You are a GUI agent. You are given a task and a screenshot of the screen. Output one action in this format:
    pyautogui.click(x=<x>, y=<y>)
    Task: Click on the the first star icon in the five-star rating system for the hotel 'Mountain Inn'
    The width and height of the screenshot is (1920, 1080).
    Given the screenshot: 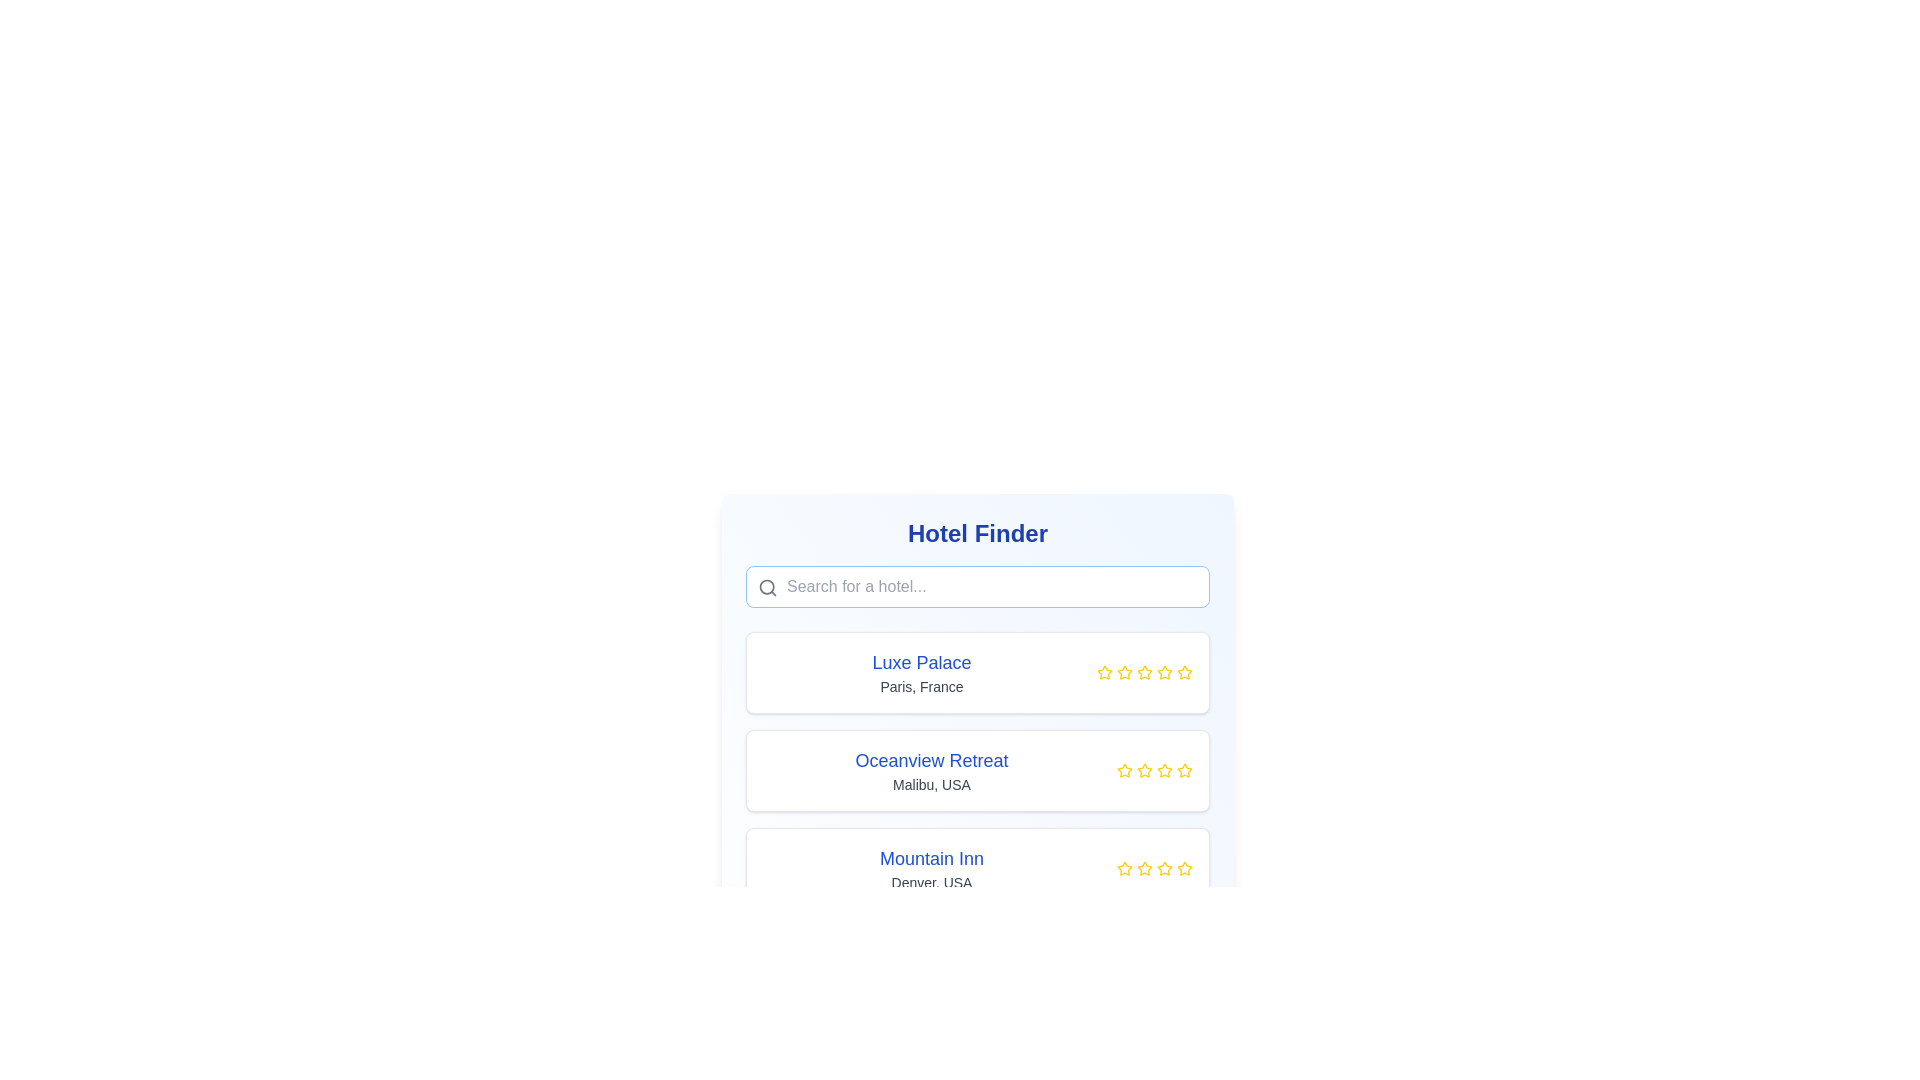 What is the action you would take?
    pyautogui.click(x=1124, y=867)
    